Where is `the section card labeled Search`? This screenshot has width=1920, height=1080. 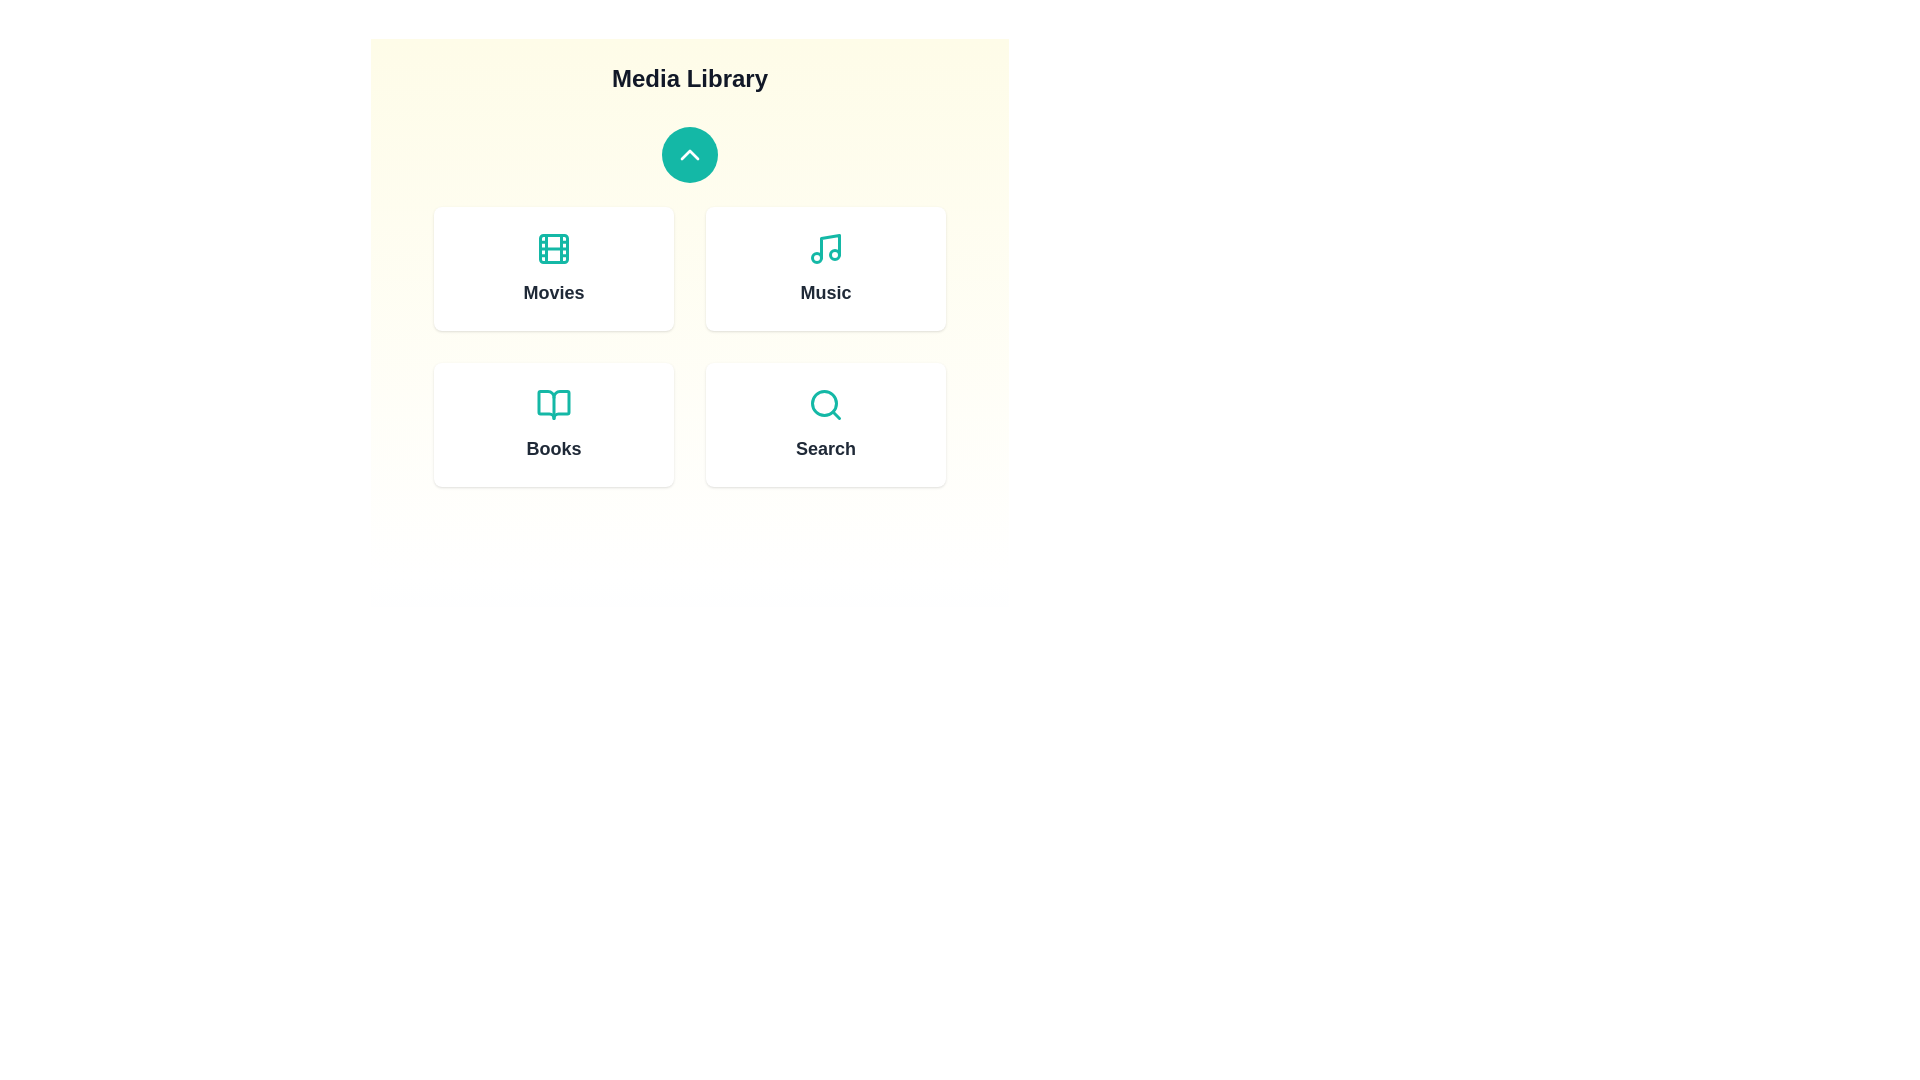 the section card labeled Search is located at coordinates (825, 423).